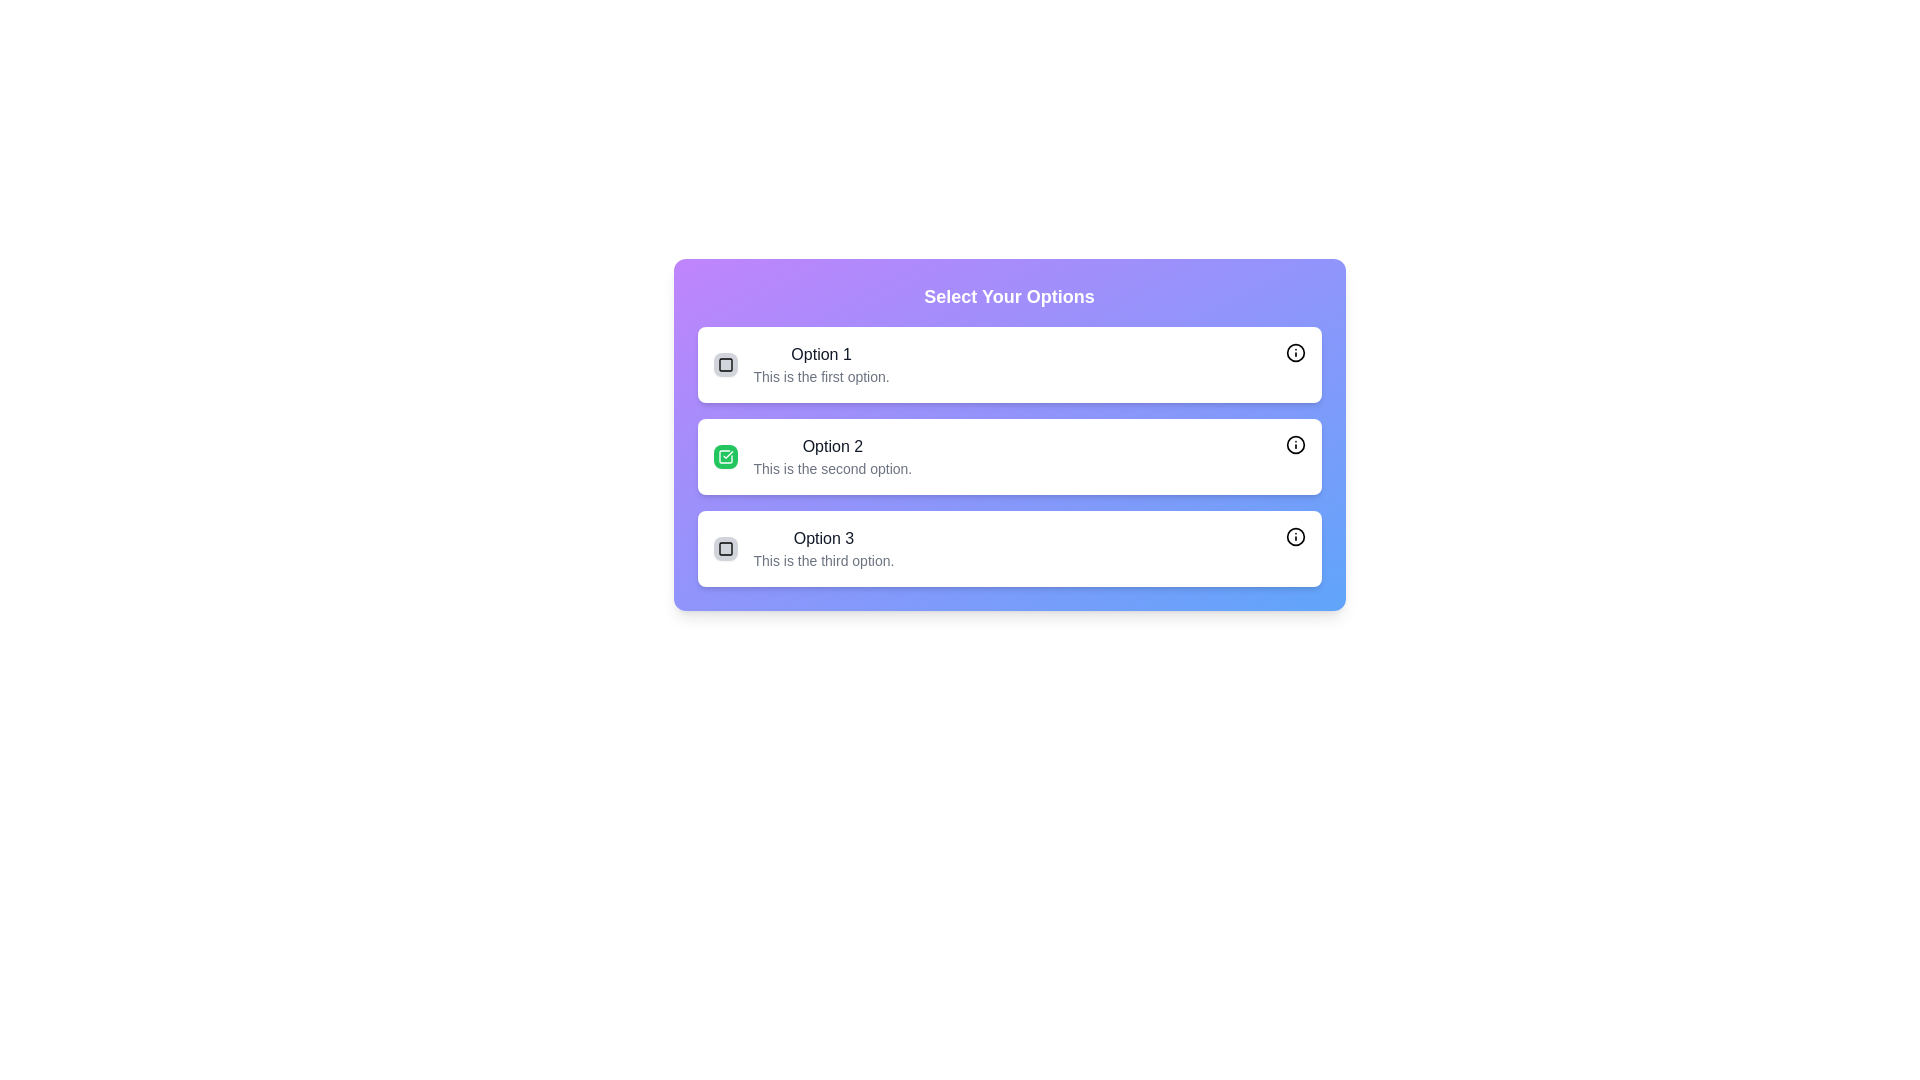 The width and height of the screenshot is (1920, 1080). Describe the element at coordinates (812, 456) in the screenshot. I see `textual description of the selectable list item titled 'Option 2', which includes the description 'This is the second option.' and is indicated as selected by a green square icon with a white checkmark` at that location.